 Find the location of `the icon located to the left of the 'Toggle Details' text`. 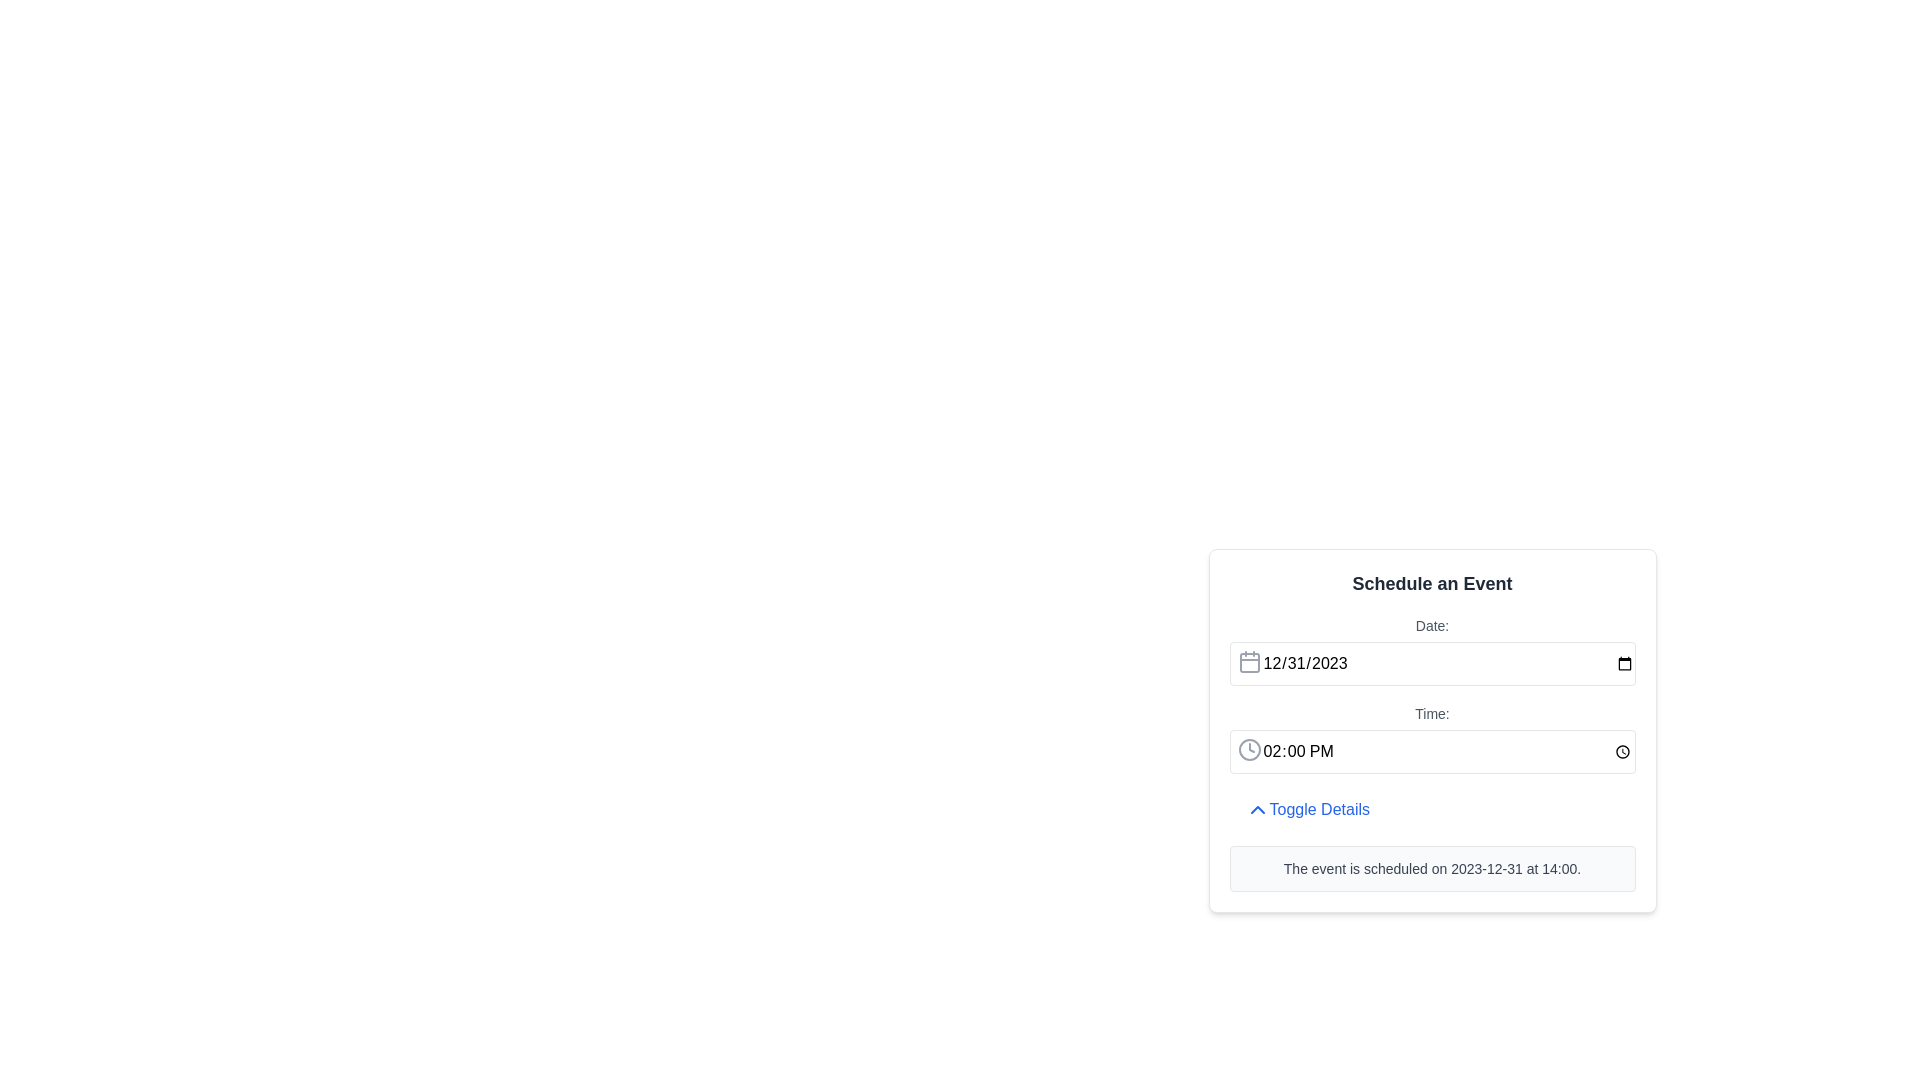

the icon located to the left of the 'Toggle Details' text is located at coordinates (1256, 810).